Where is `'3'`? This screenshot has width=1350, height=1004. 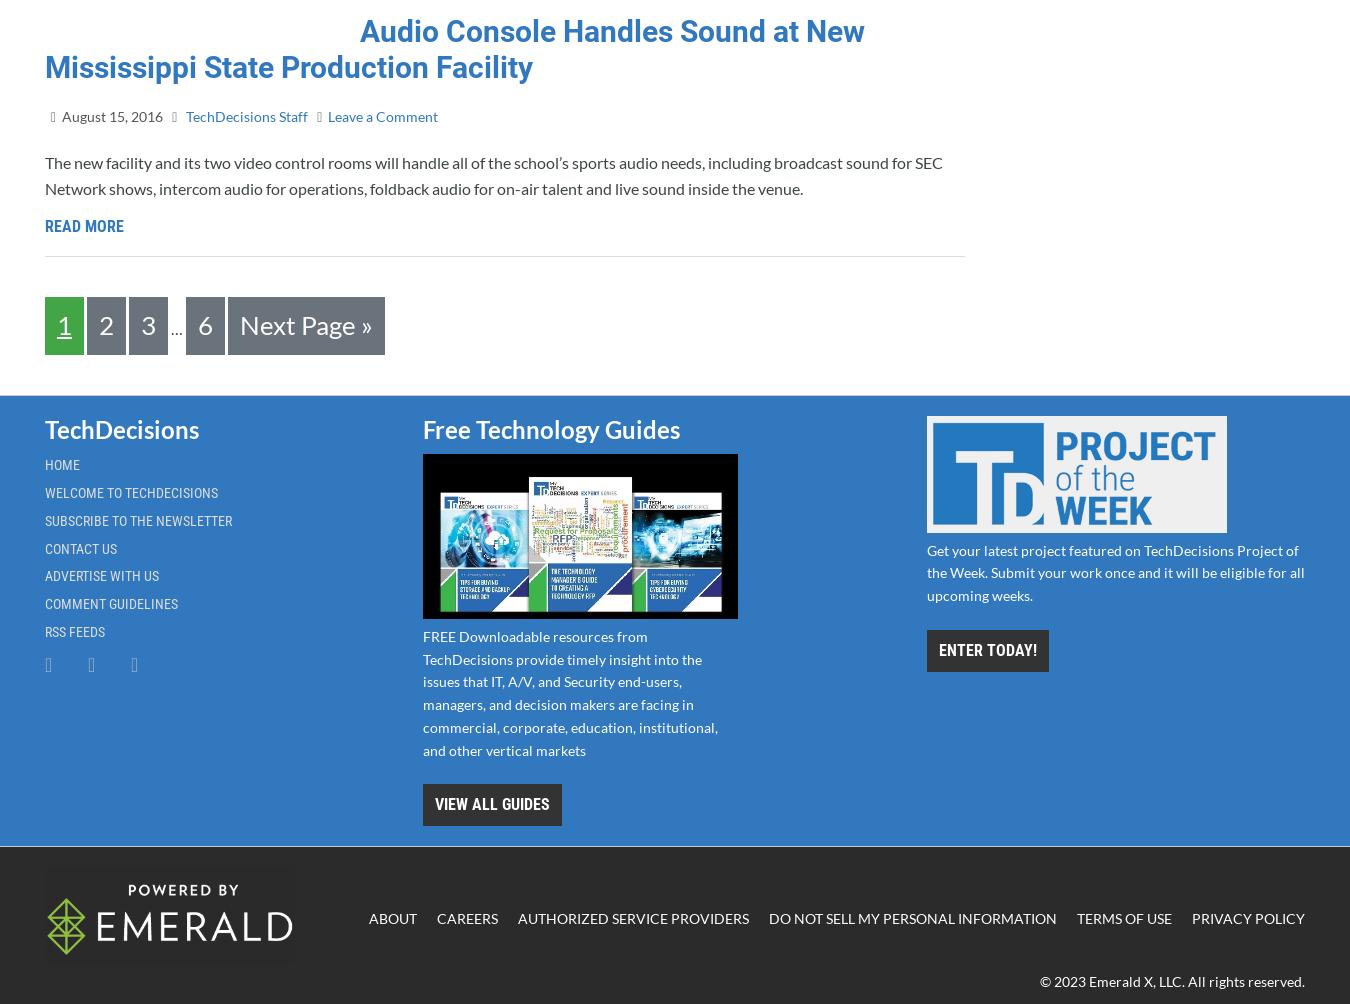
'3' is located at coordinates (140, 323).